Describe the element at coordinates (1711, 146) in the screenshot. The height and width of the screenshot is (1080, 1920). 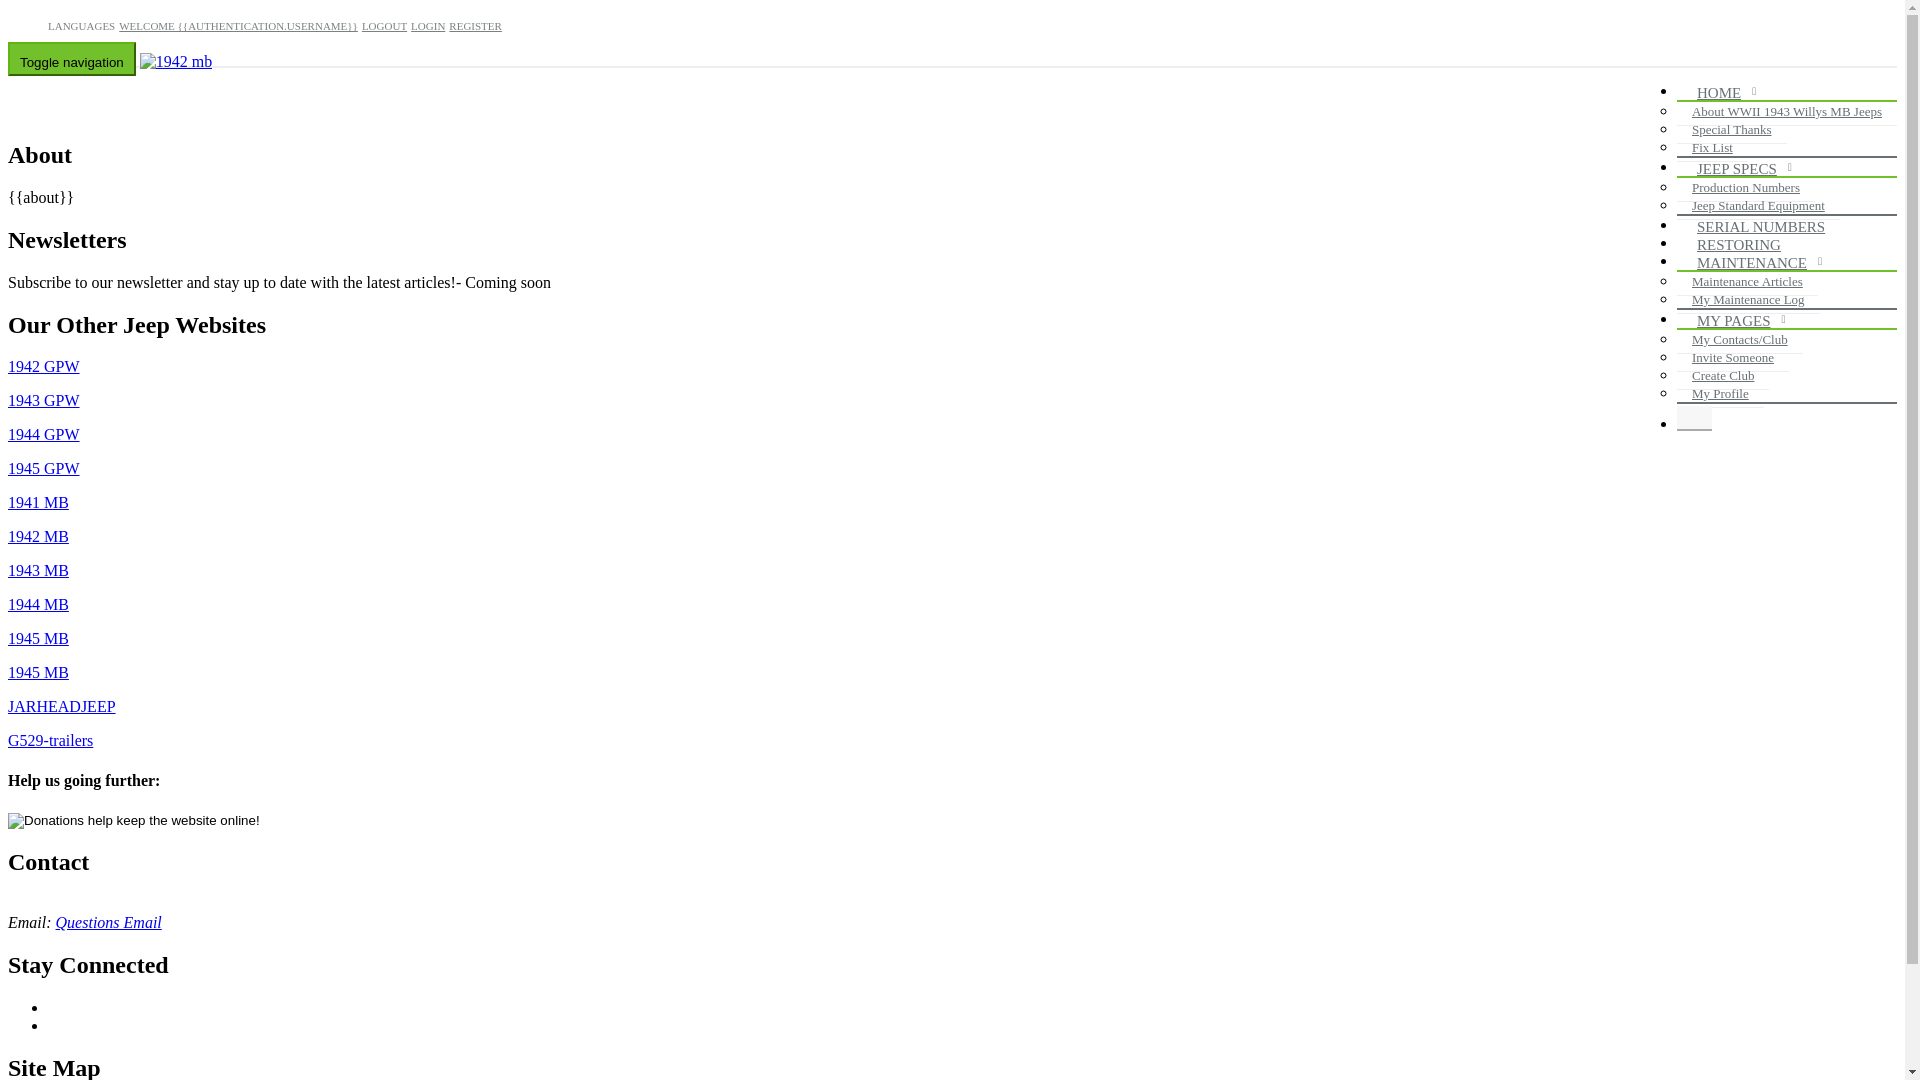
I see `'Fix List'` at that location.